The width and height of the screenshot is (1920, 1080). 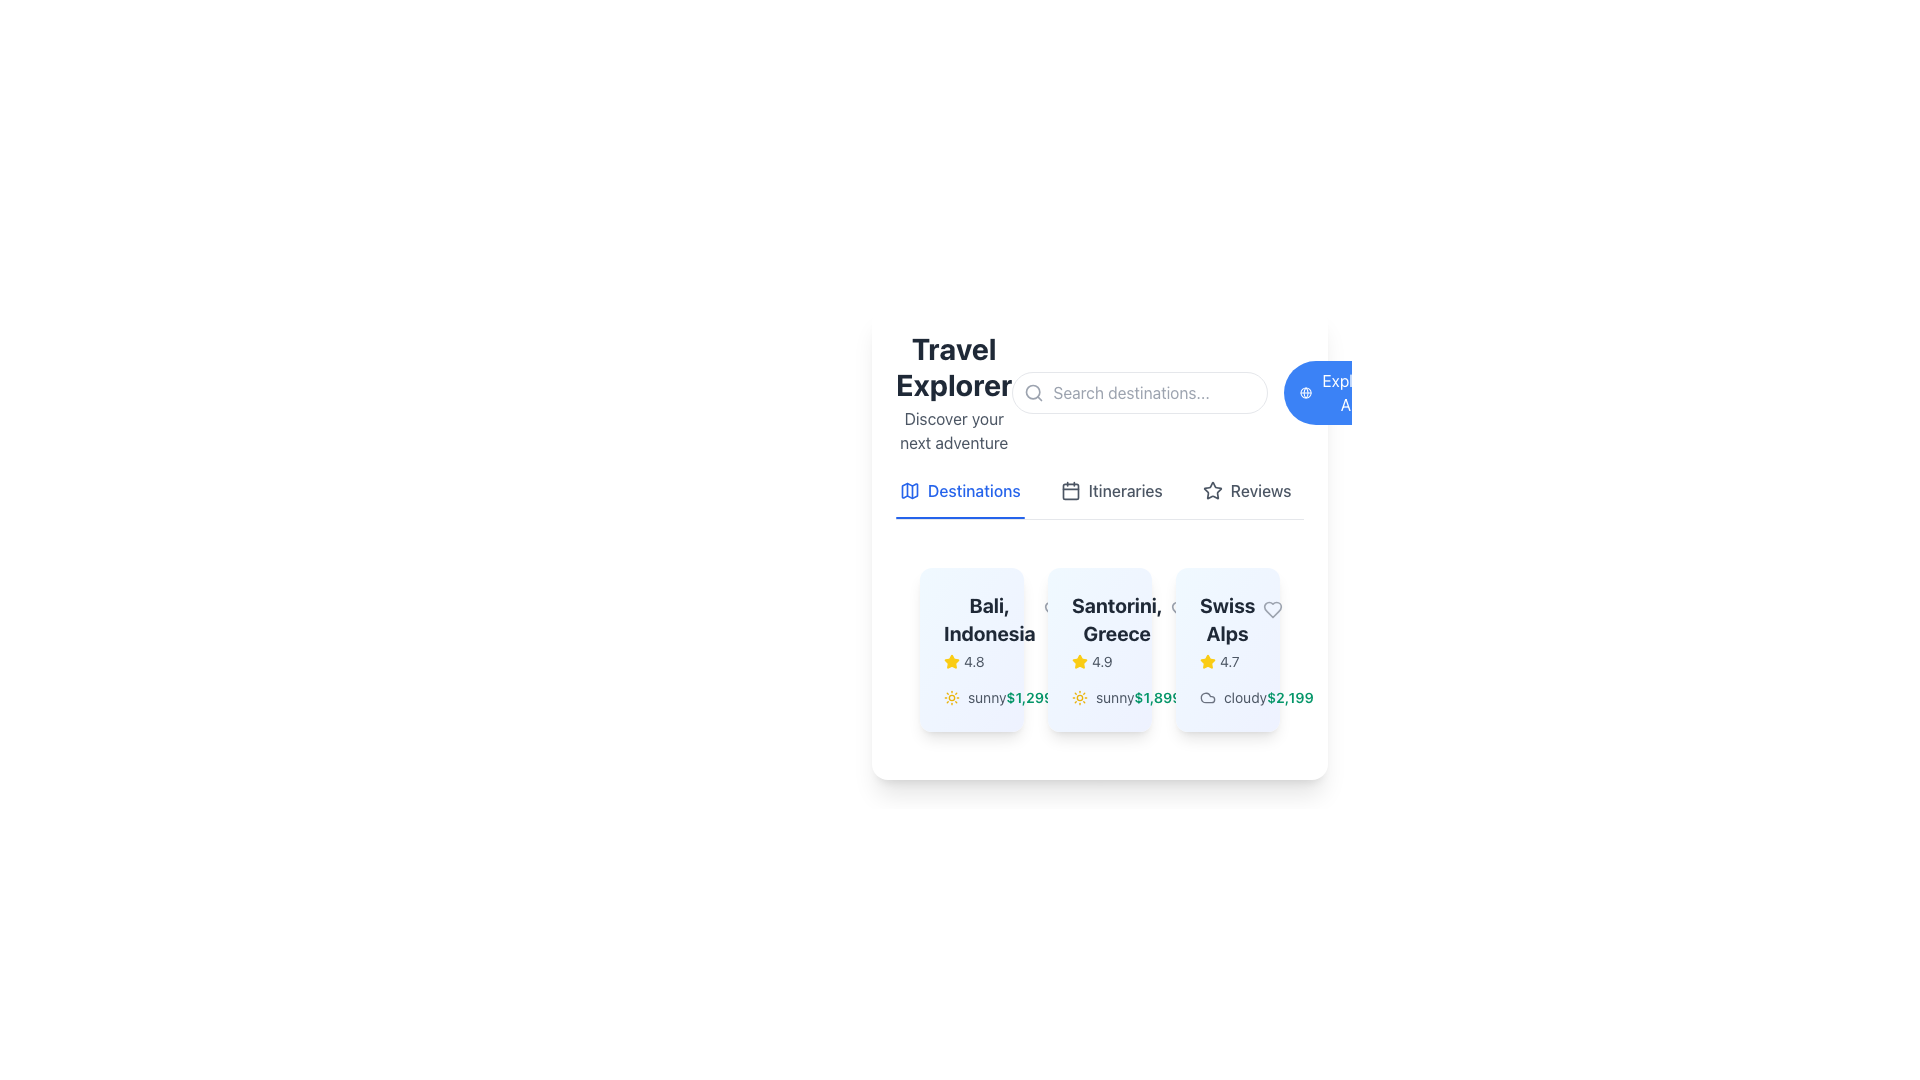 What do you see at coordinates (1114, 697) in the screenshot?
I see `the Text label displaying the weather condition 'sunny' for Santorini, Greece, which is positioned below the location name and above the pricing information` at bounding box center [1114, 697].